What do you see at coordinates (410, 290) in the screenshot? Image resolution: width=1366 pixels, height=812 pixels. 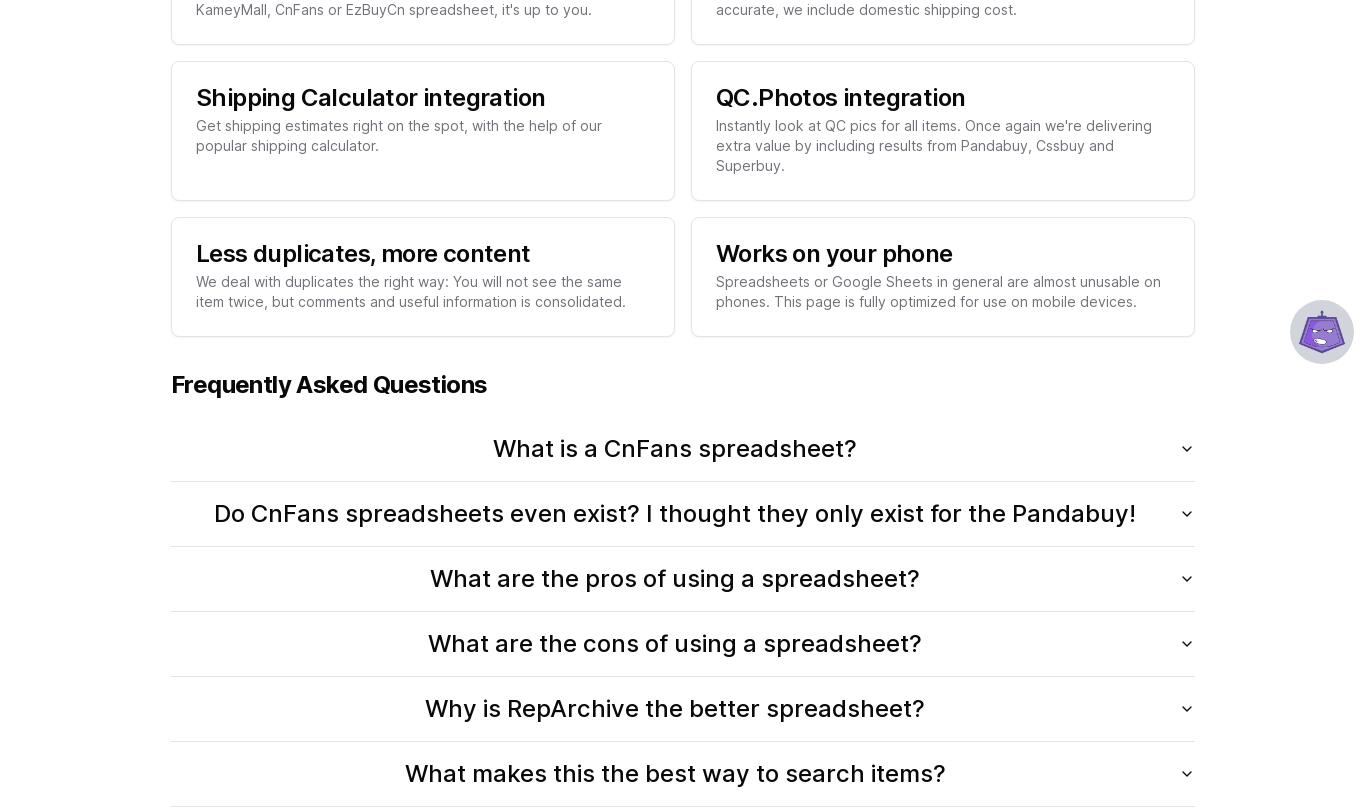 I see `'We deal with duplicates the right way: You will not see the same item twice, but comments and useful information is consolidated.'` at bounding box center [410, 290].